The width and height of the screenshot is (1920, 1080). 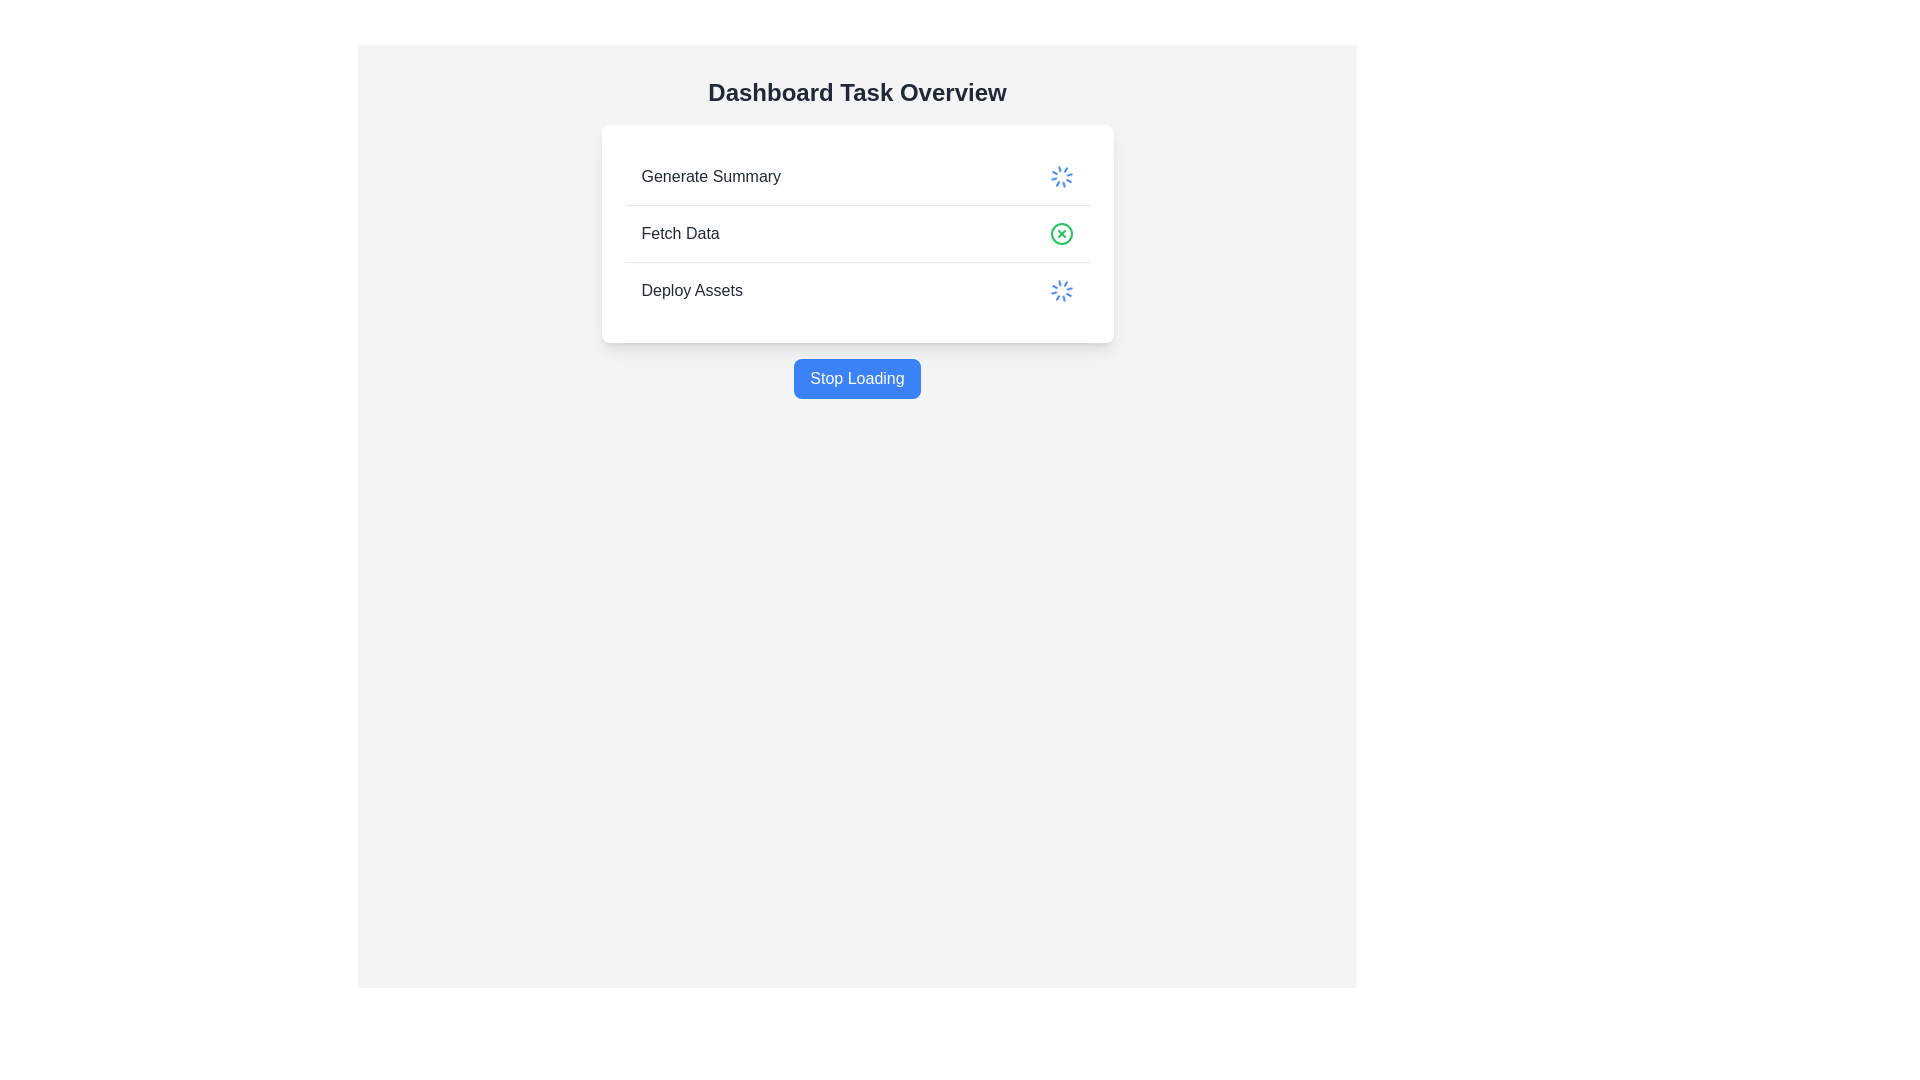 What do you see at coordinates (1060, 233) in the screenshot?
I see `the Status Indicator Icon located on the right side of the 'Fetch Data' row, which indicates the status of the 'Fetch Data' operation` at bounding box center [1060, 233].